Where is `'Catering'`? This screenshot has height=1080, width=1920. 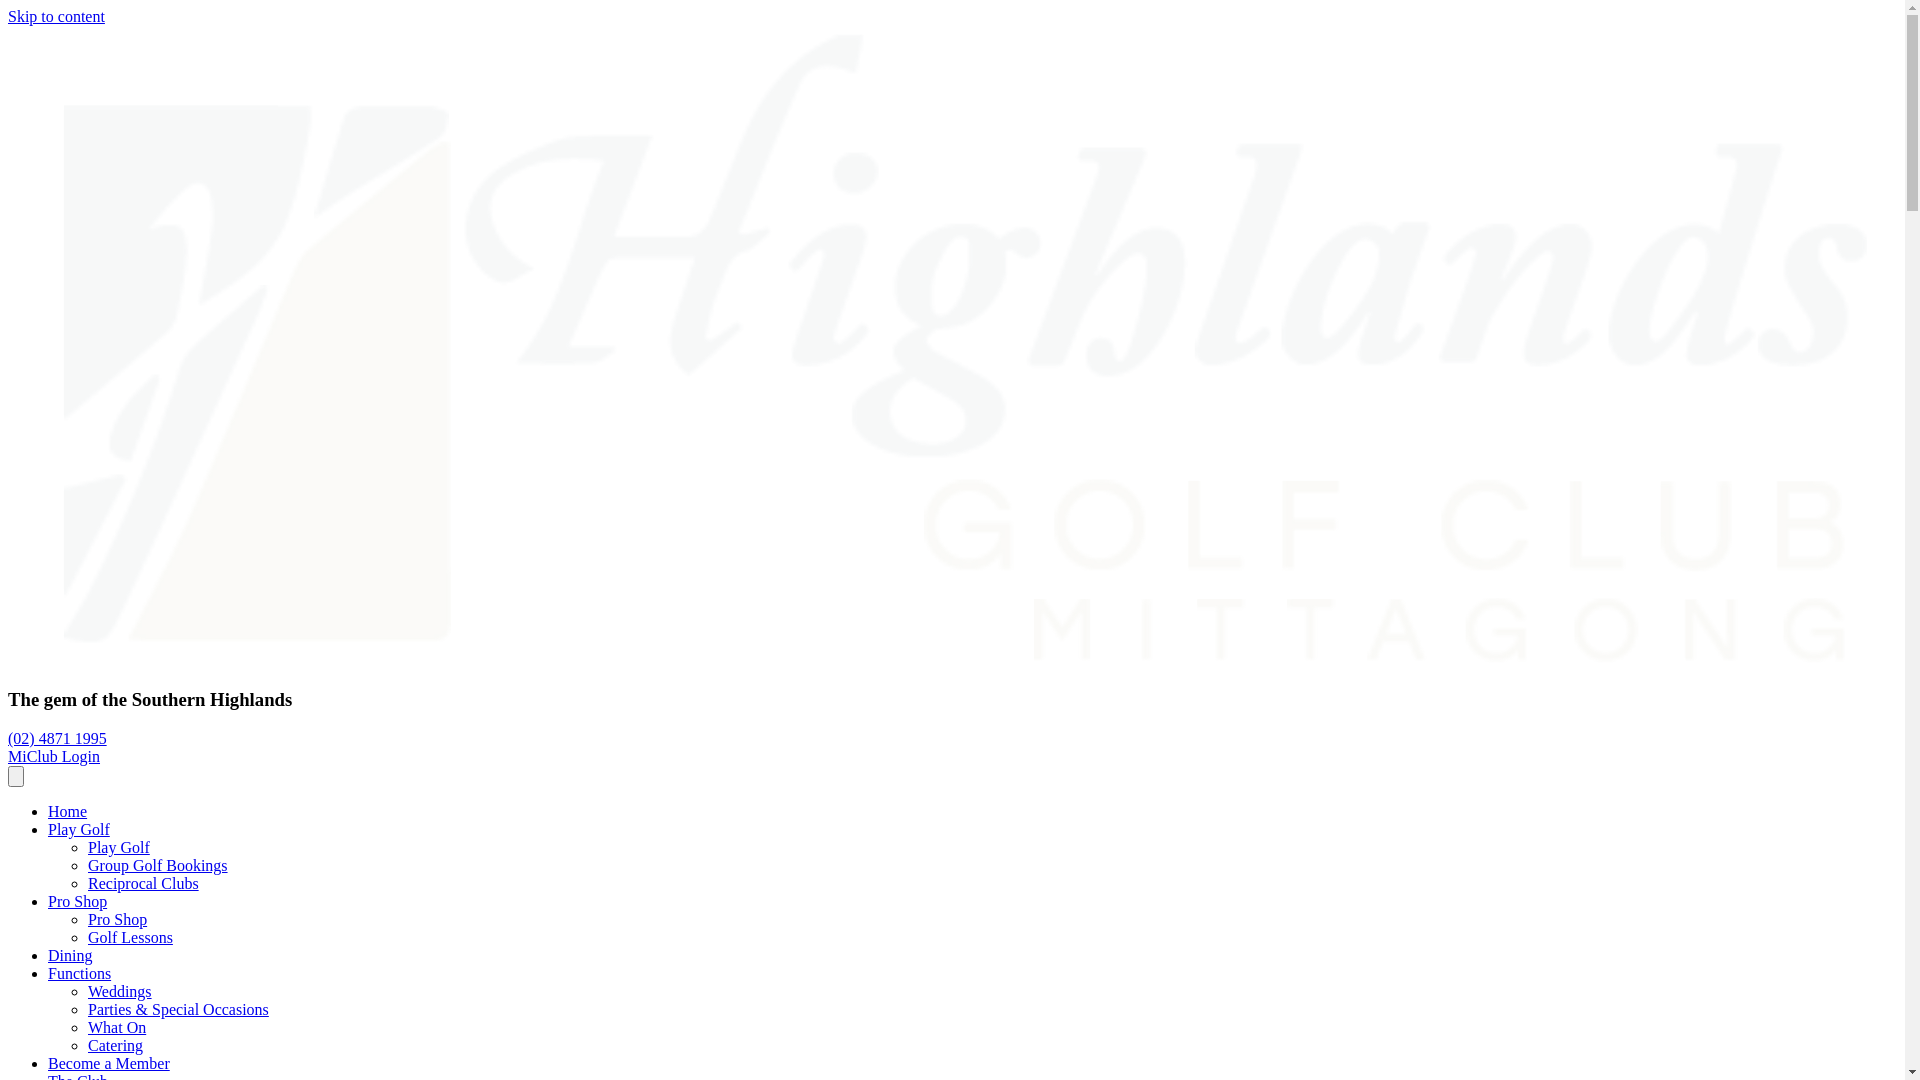
'Catering' is located at coordinates (114, 1044).